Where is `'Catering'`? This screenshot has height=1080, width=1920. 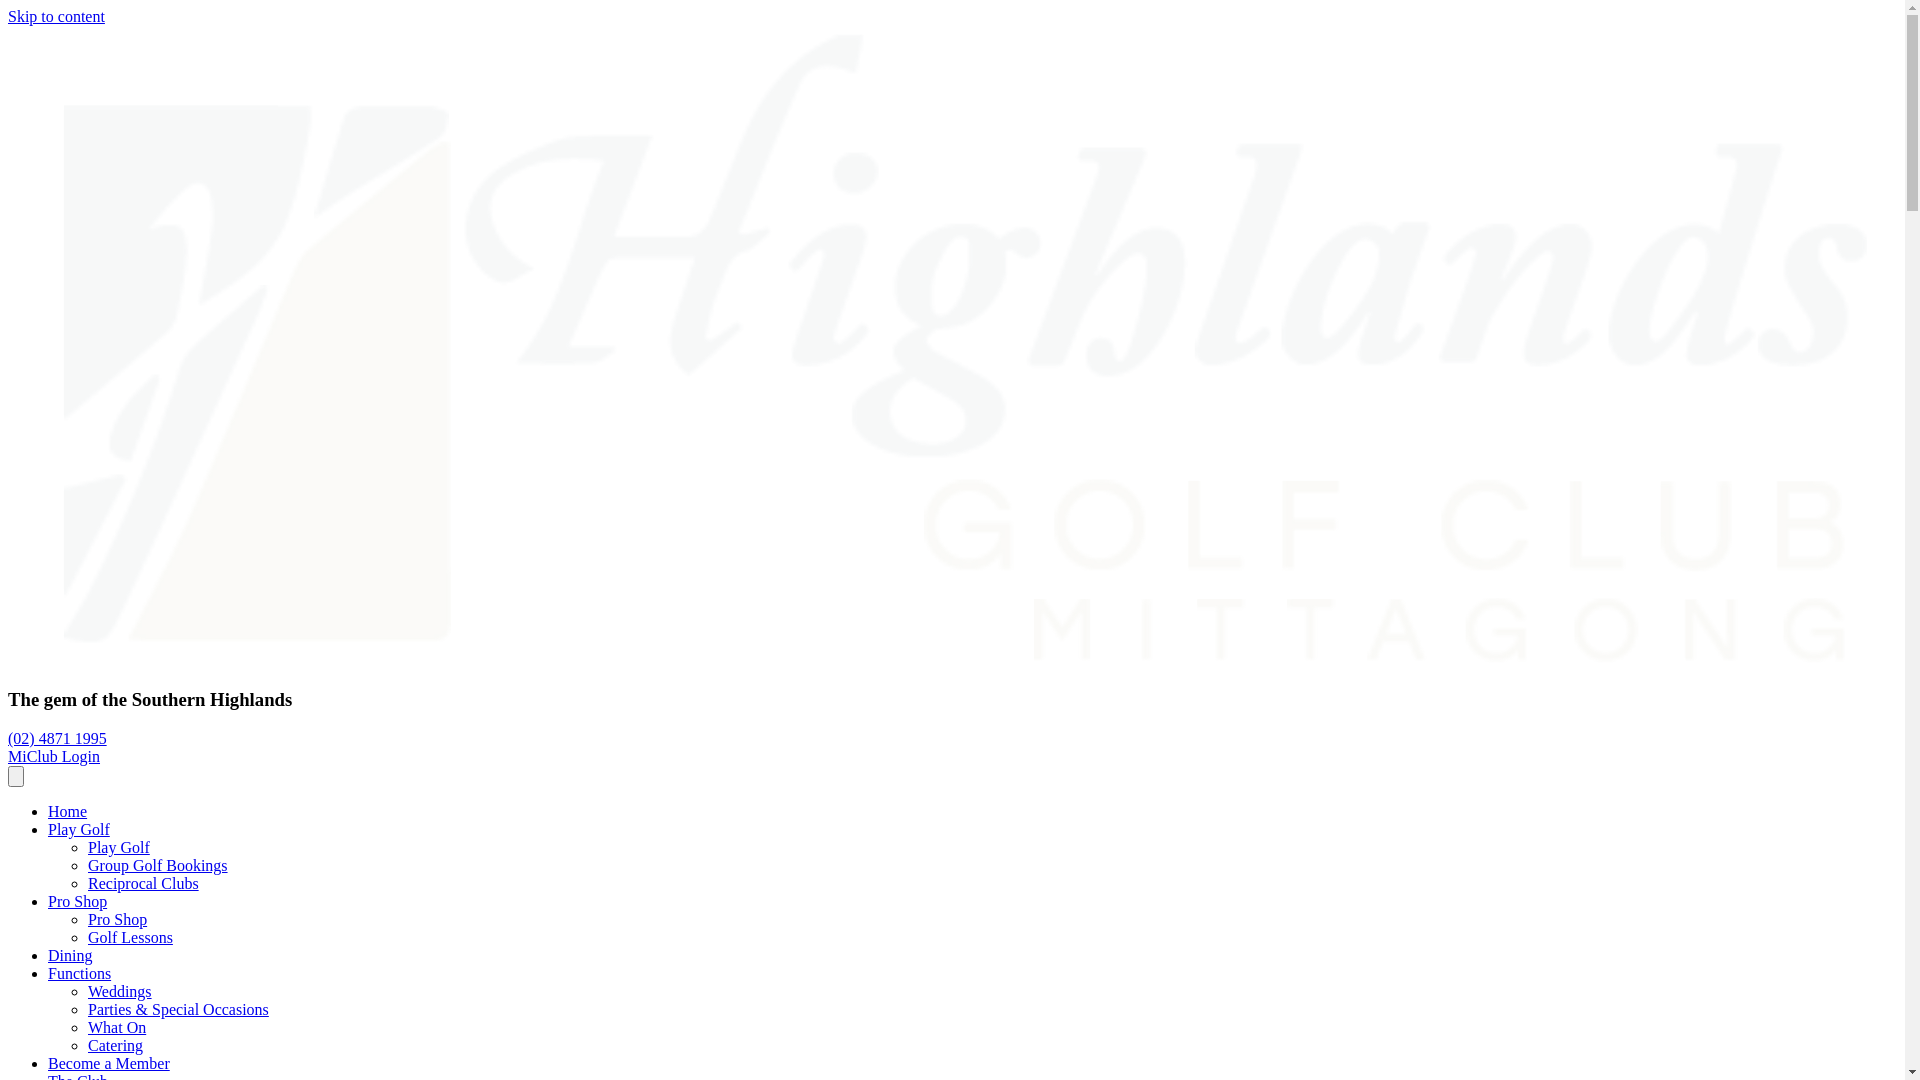
'Catering' is located at coordinates (114, 1044).